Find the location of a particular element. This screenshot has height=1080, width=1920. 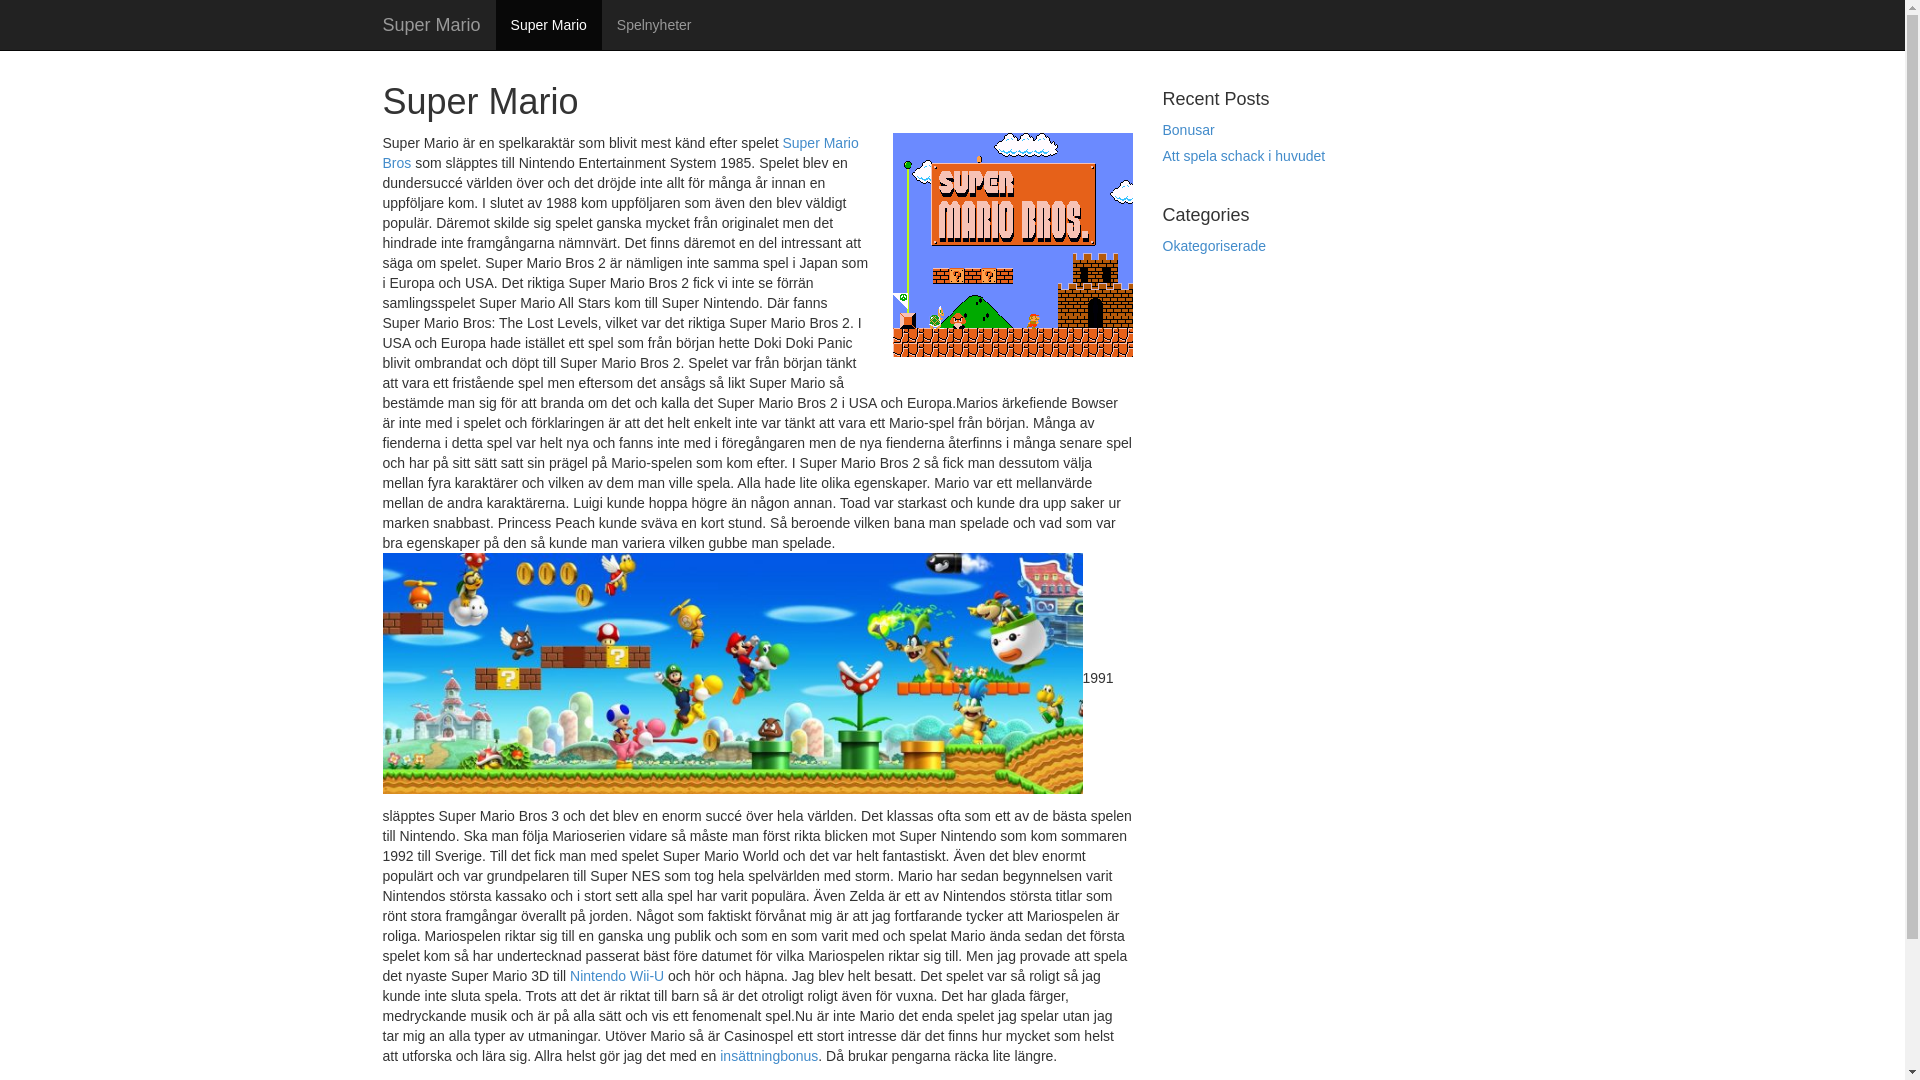

'Nintendo Wii-U' is located at coordinates (616, 974).